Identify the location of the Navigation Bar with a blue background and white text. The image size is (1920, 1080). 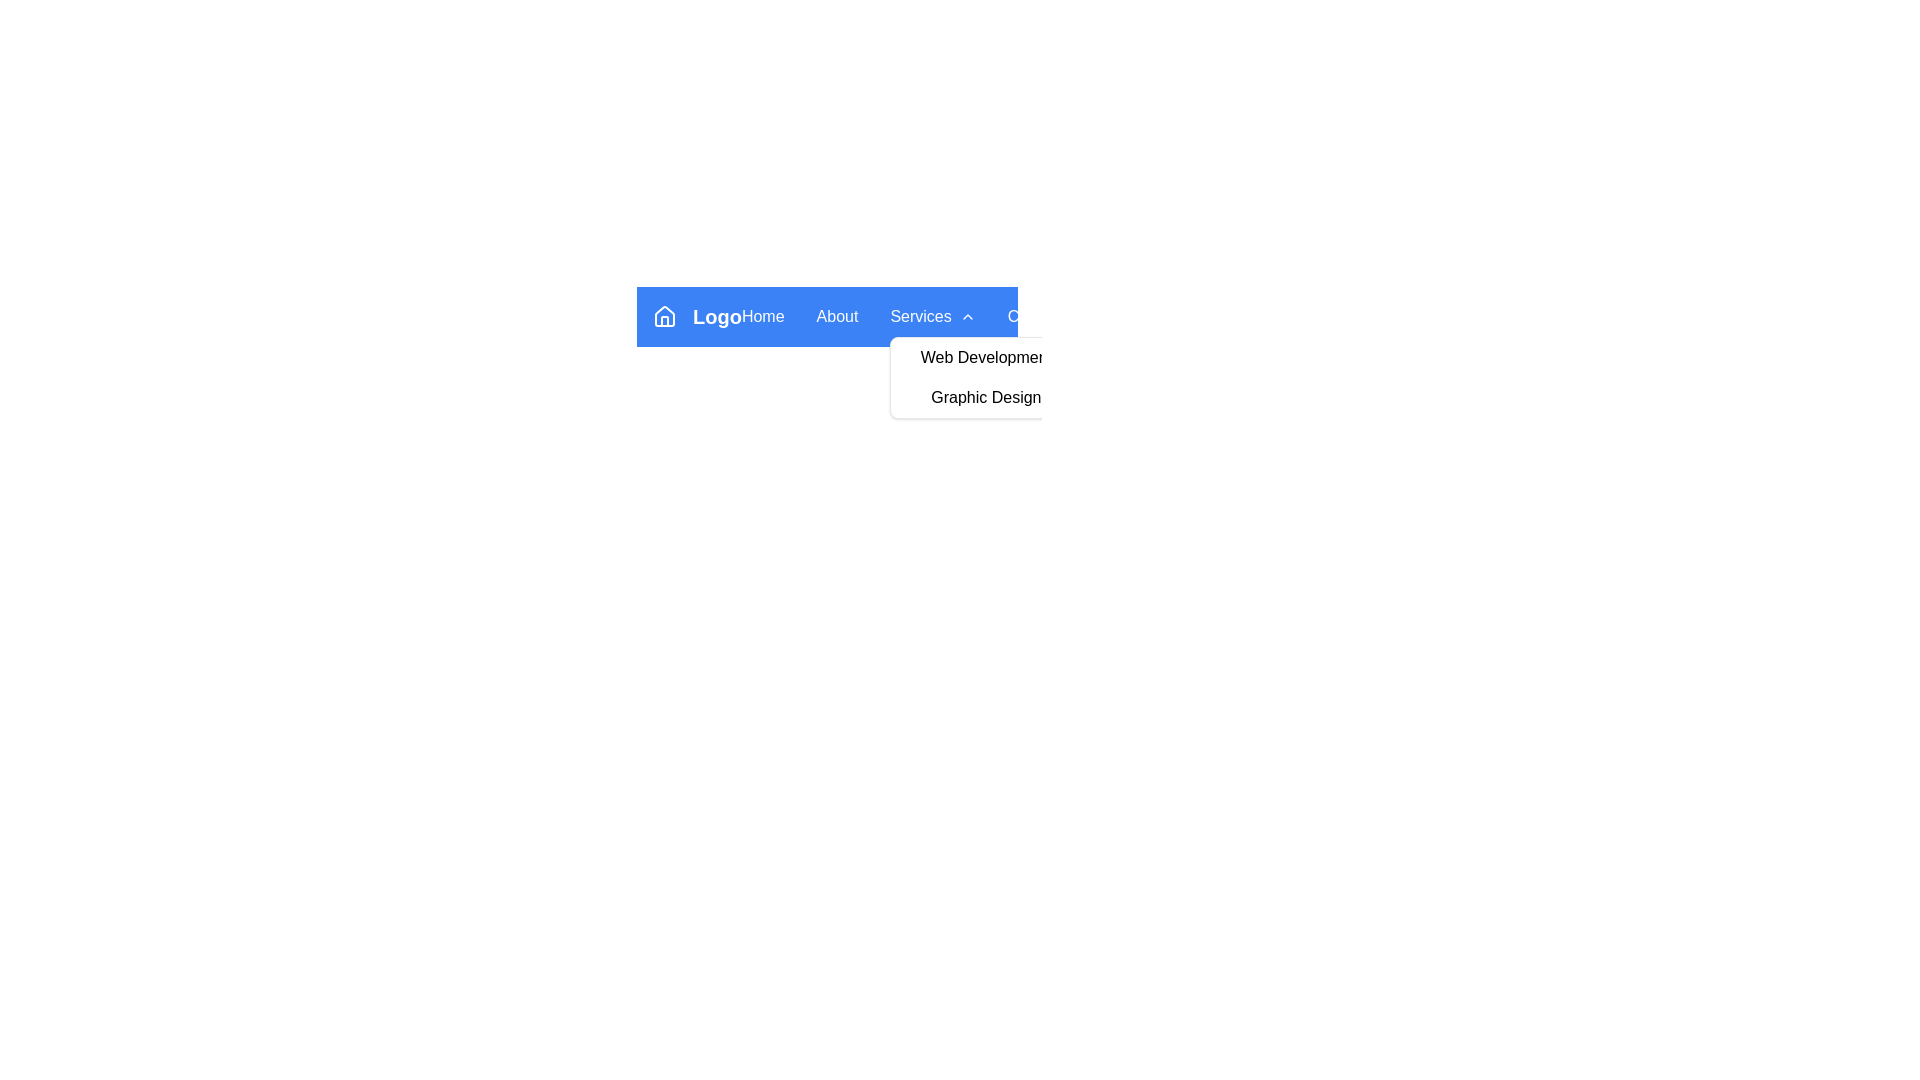
(827, 315).